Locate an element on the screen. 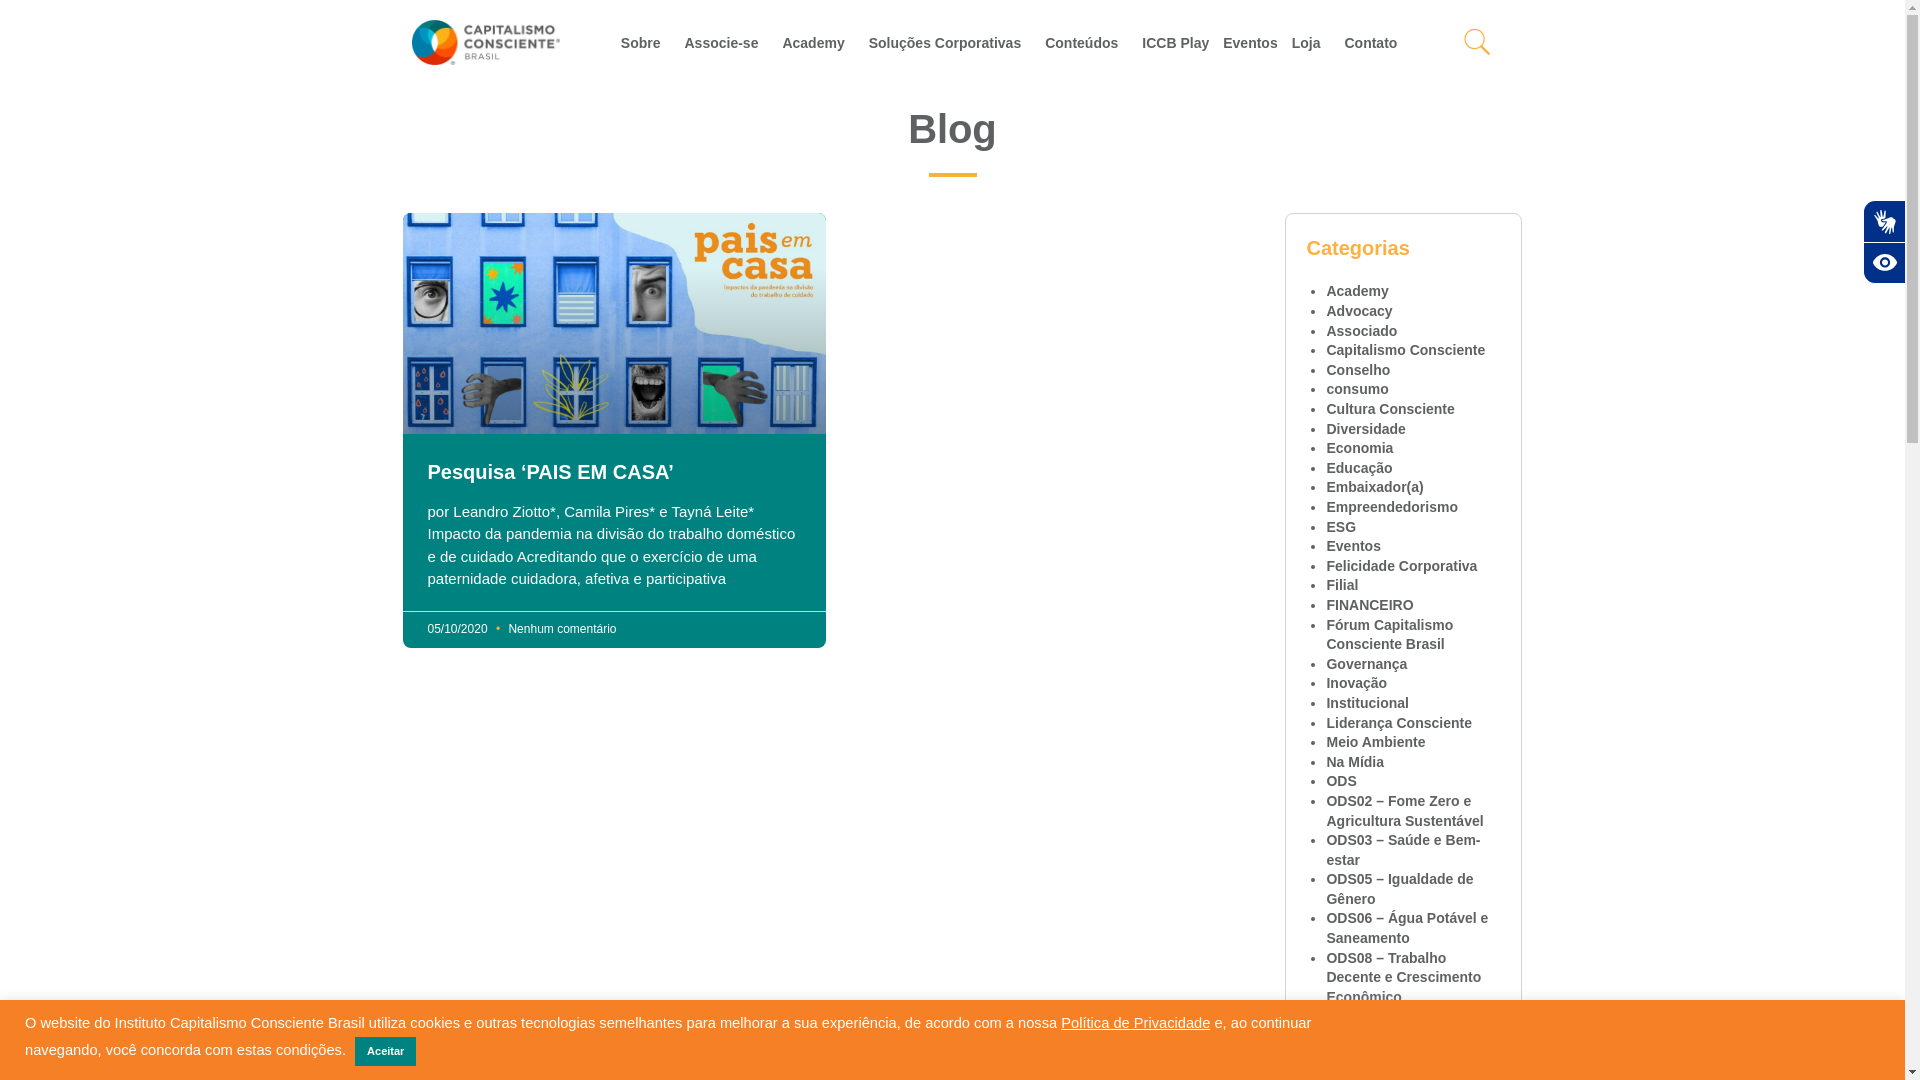 This screenshot has width=1920, height=1080. 'Institucional' is located at coordinates (1325, 701).